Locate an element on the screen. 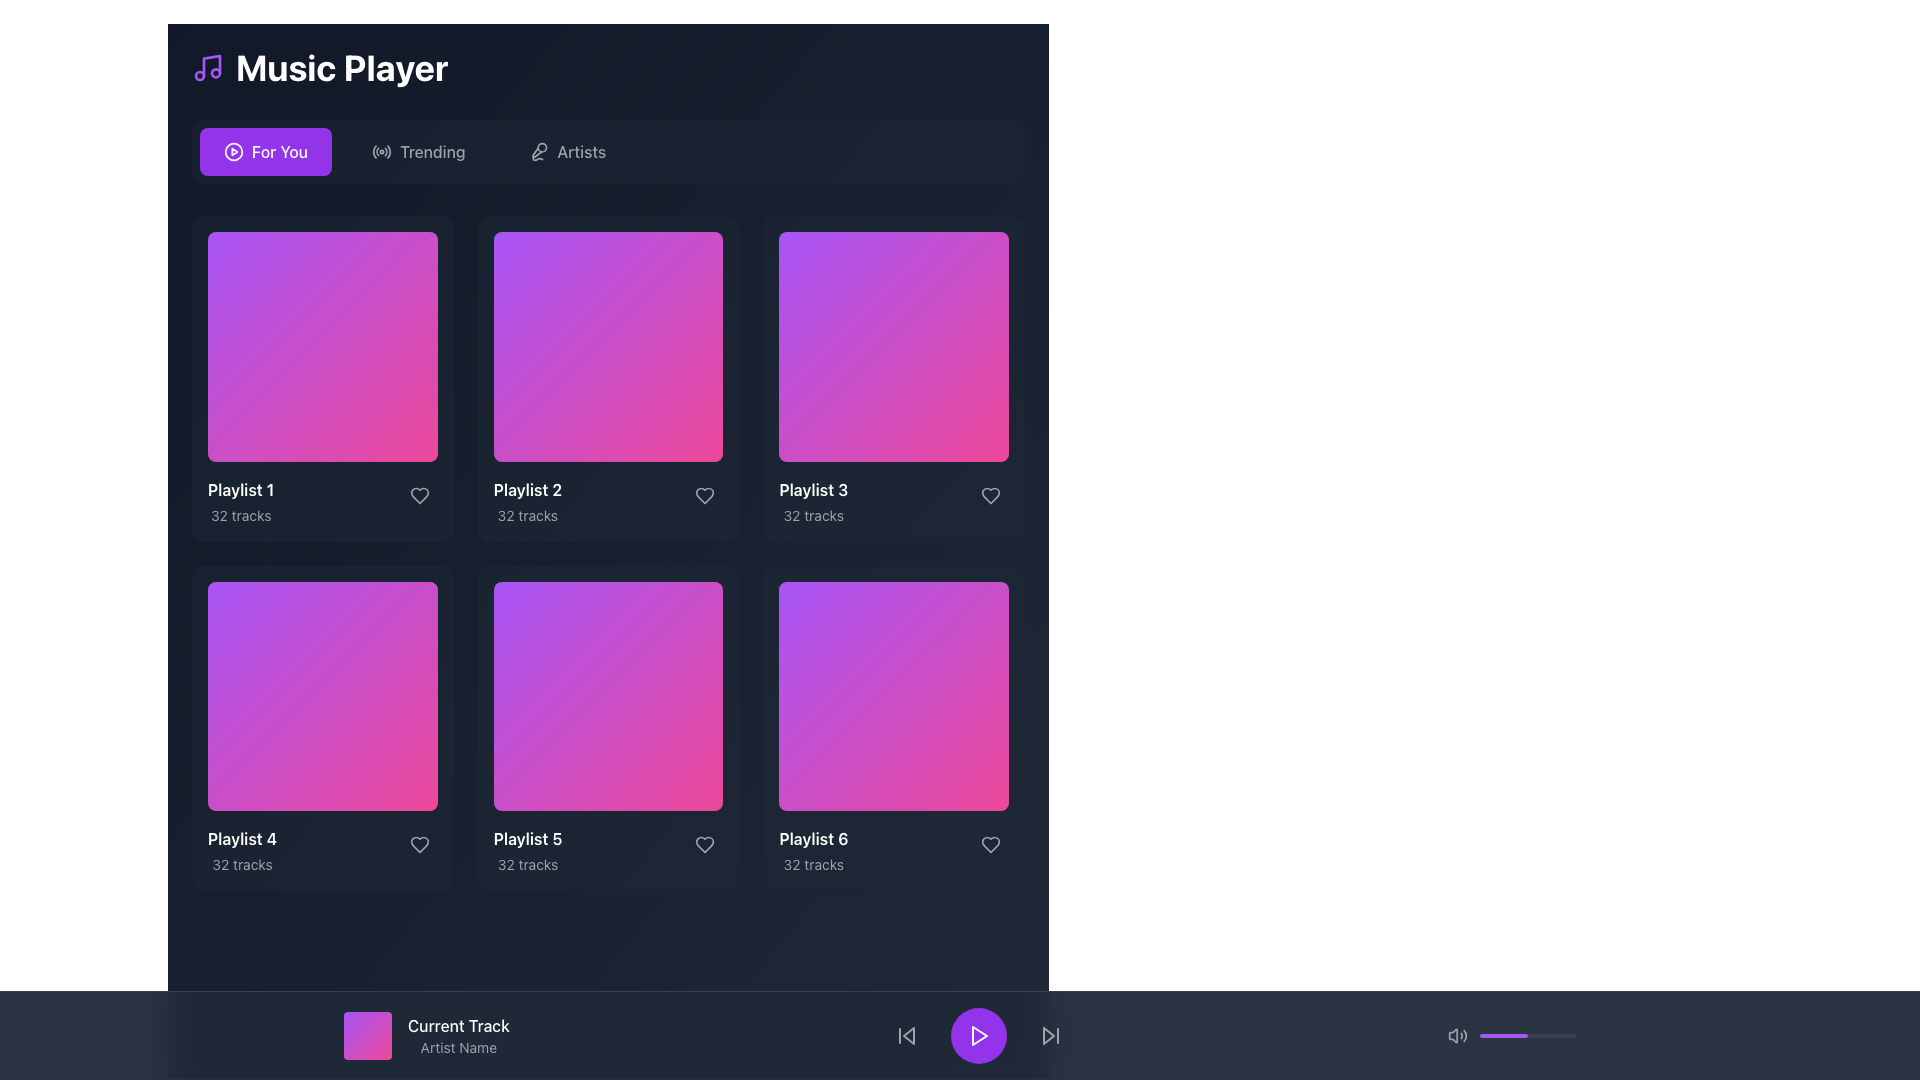 This screenshot has height=1080, width=1920. the label displaying 'Current Track' and 'Artist Name' at the bottom of the interface is located at coordinates (457, 1035).